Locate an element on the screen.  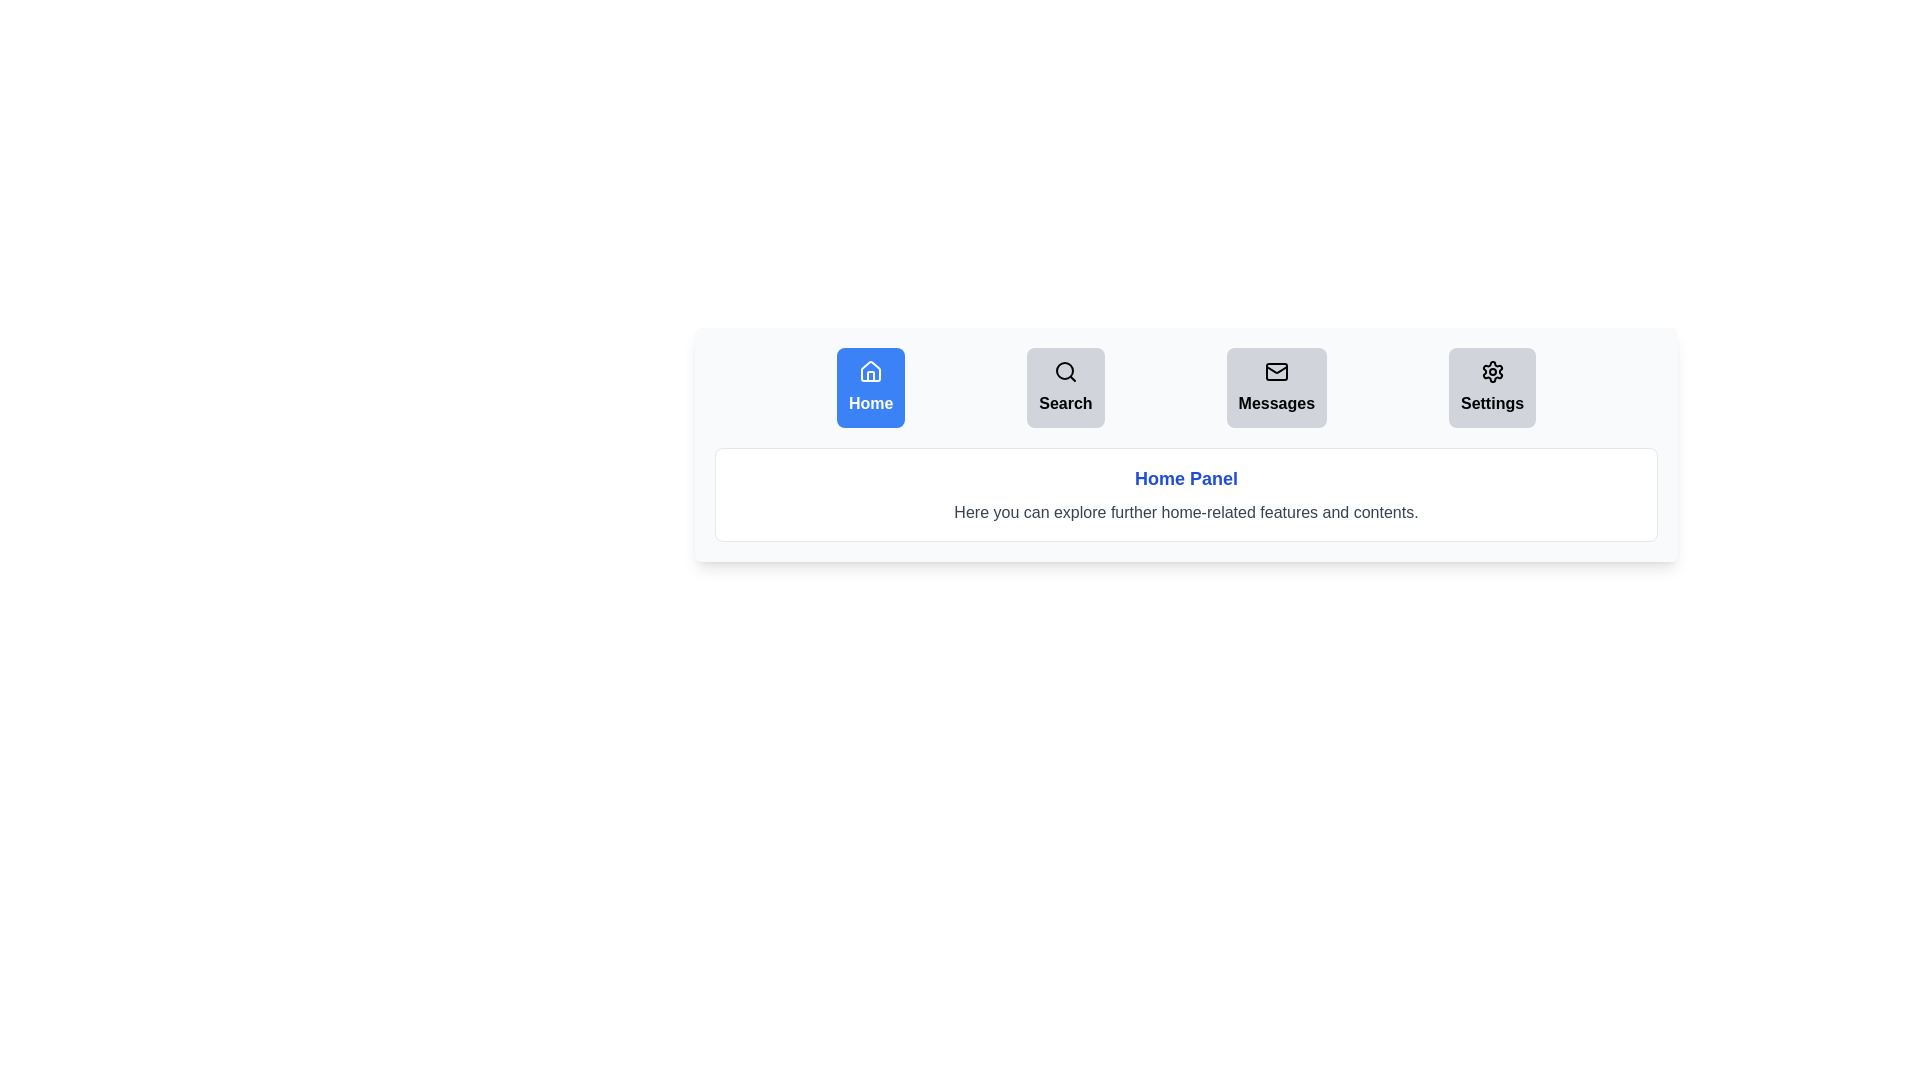
the 'Messages' text label located at the bottom of the button with an envelope icon in the horizontal navigation bar is located at coordinates (1275, 404).